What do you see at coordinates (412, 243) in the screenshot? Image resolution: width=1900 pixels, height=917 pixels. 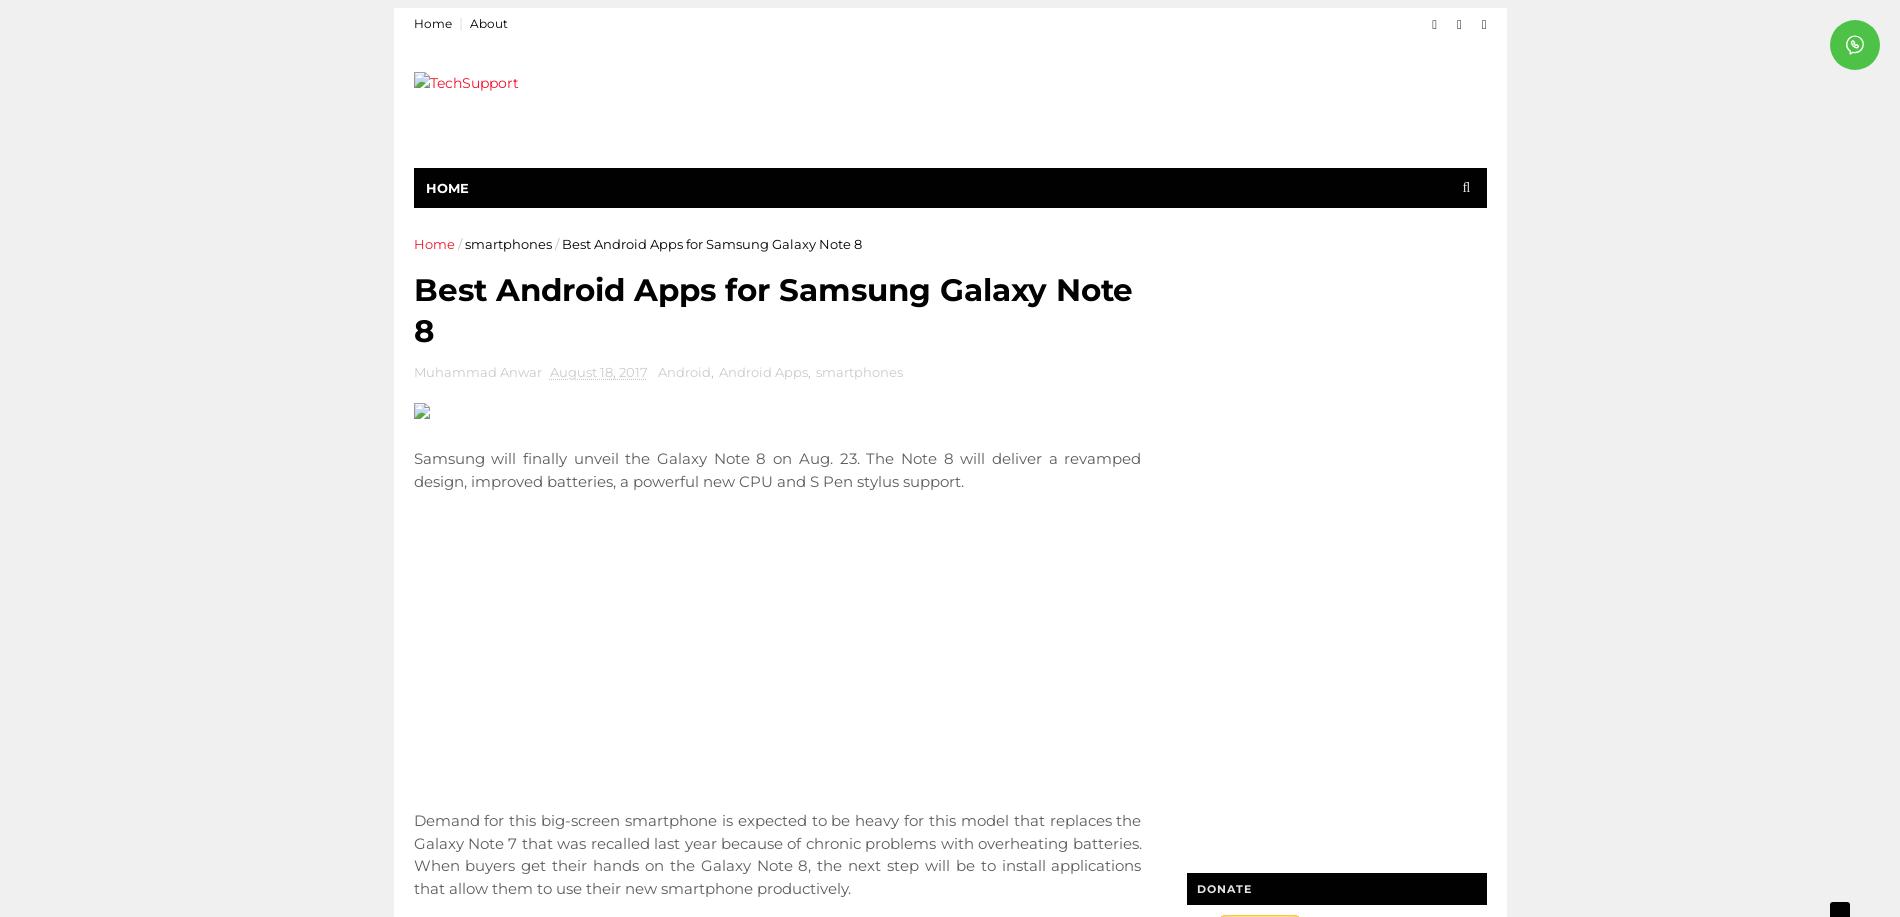 I see `'Home'` at bounding box center [412, 243].